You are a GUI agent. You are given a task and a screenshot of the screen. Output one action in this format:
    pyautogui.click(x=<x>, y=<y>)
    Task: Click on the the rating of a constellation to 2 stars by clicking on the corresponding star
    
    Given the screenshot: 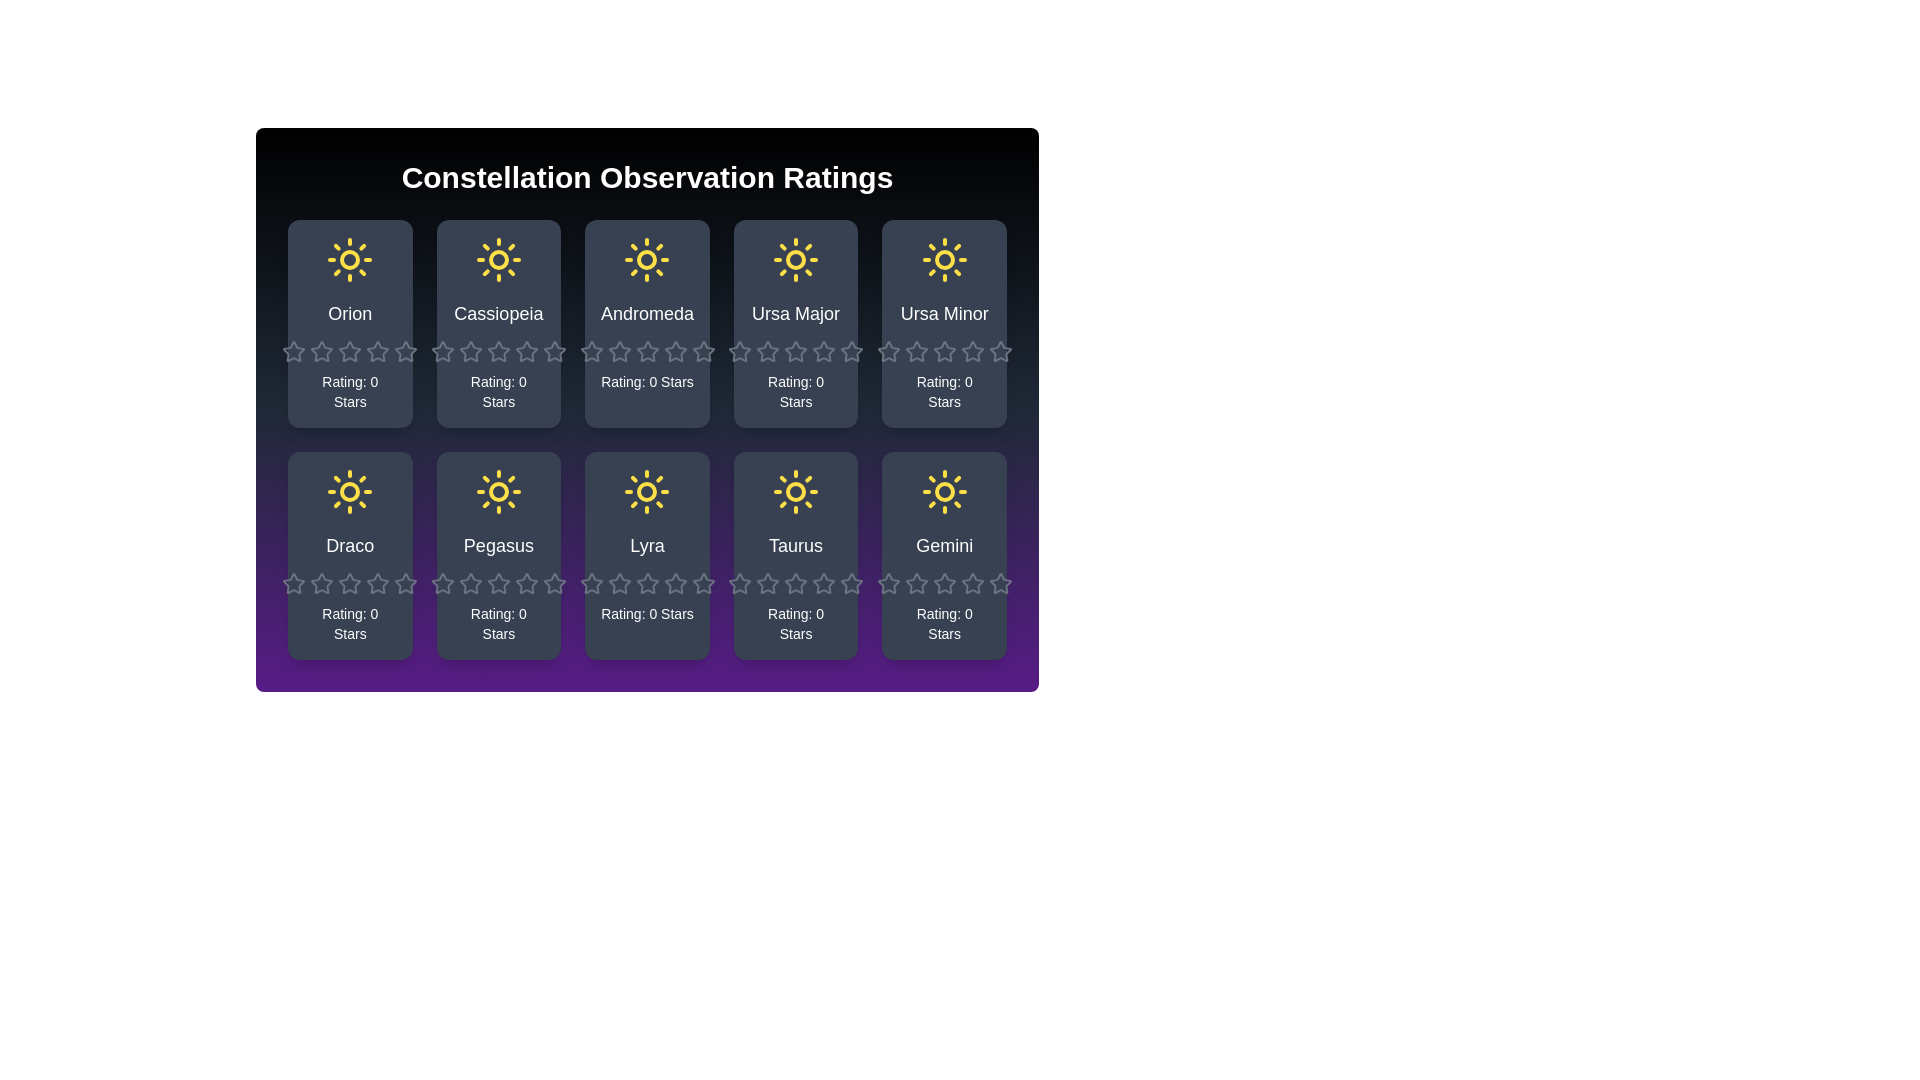 What is the action you would take?
    pyautogui.click(x=309, y=338)
    